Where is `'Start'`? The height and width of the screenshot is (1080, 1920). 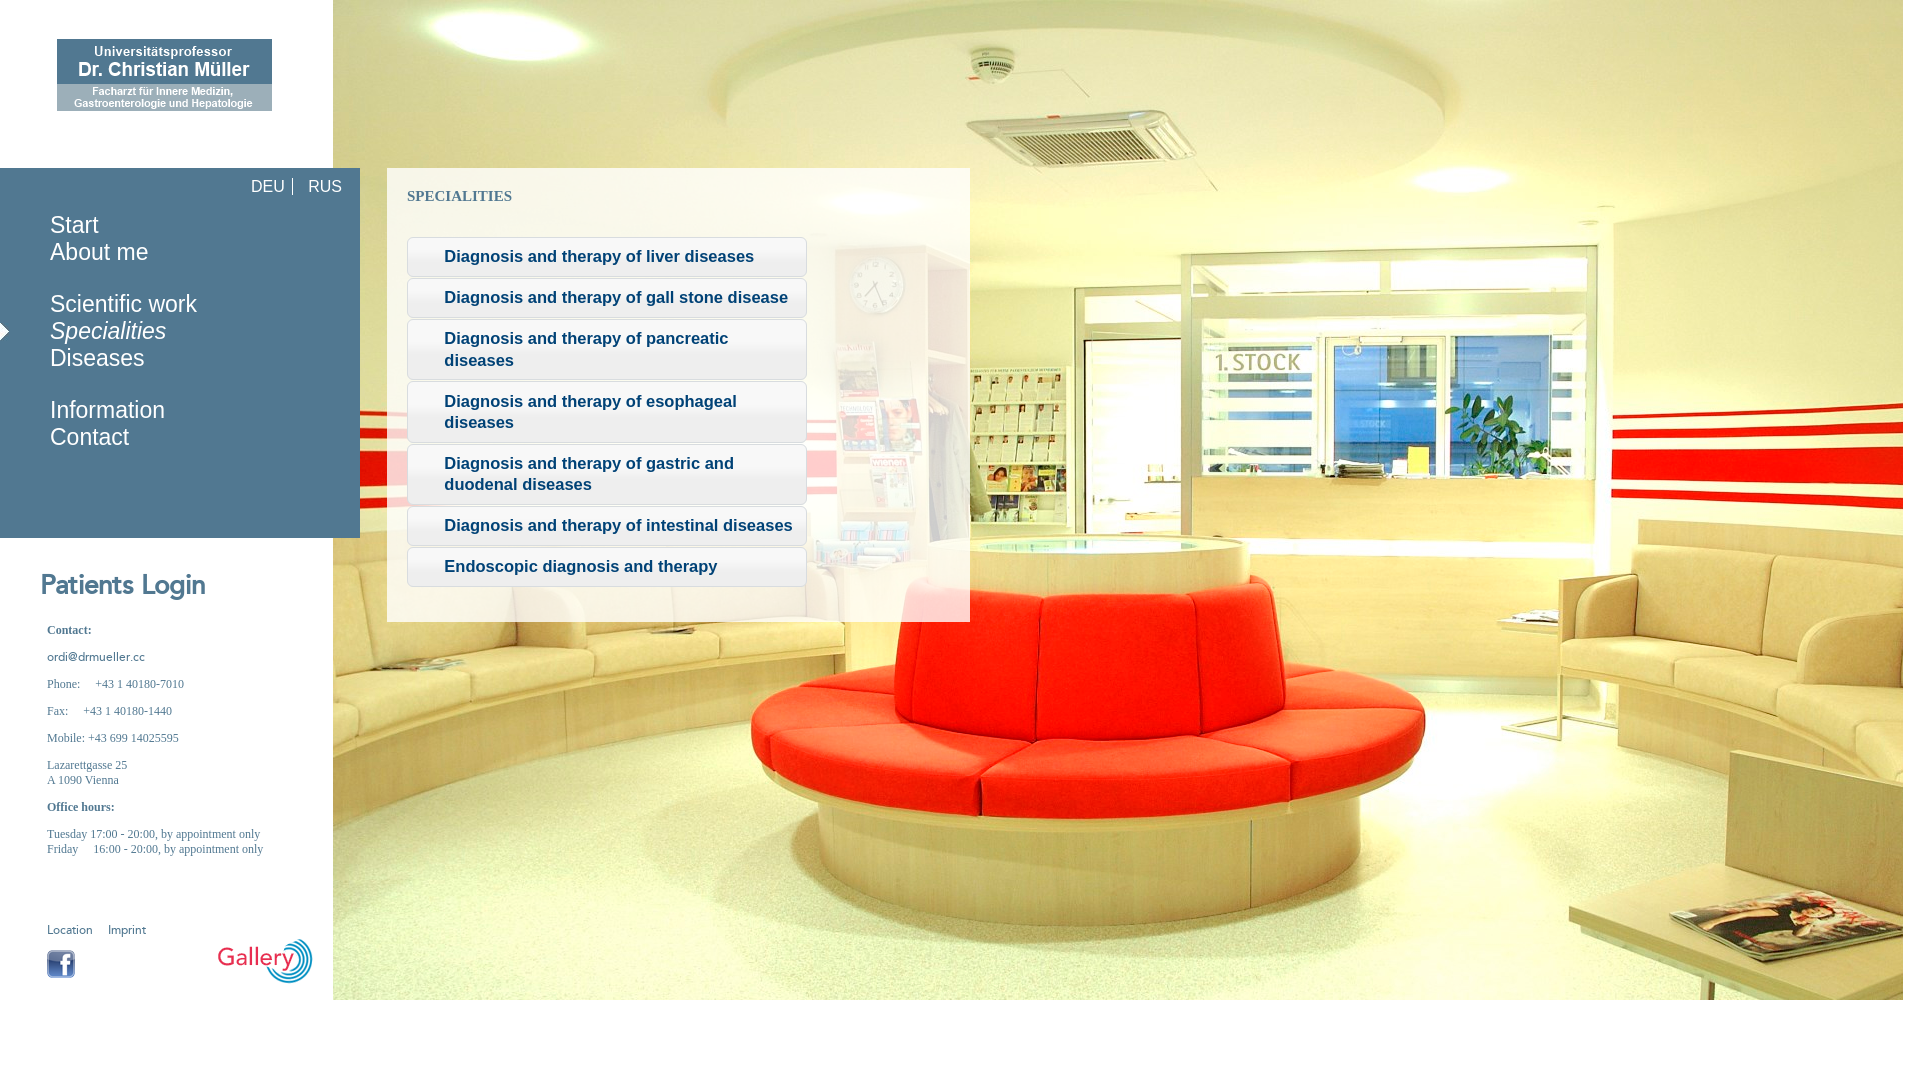 'Start' is located at coordinates (74, 224).